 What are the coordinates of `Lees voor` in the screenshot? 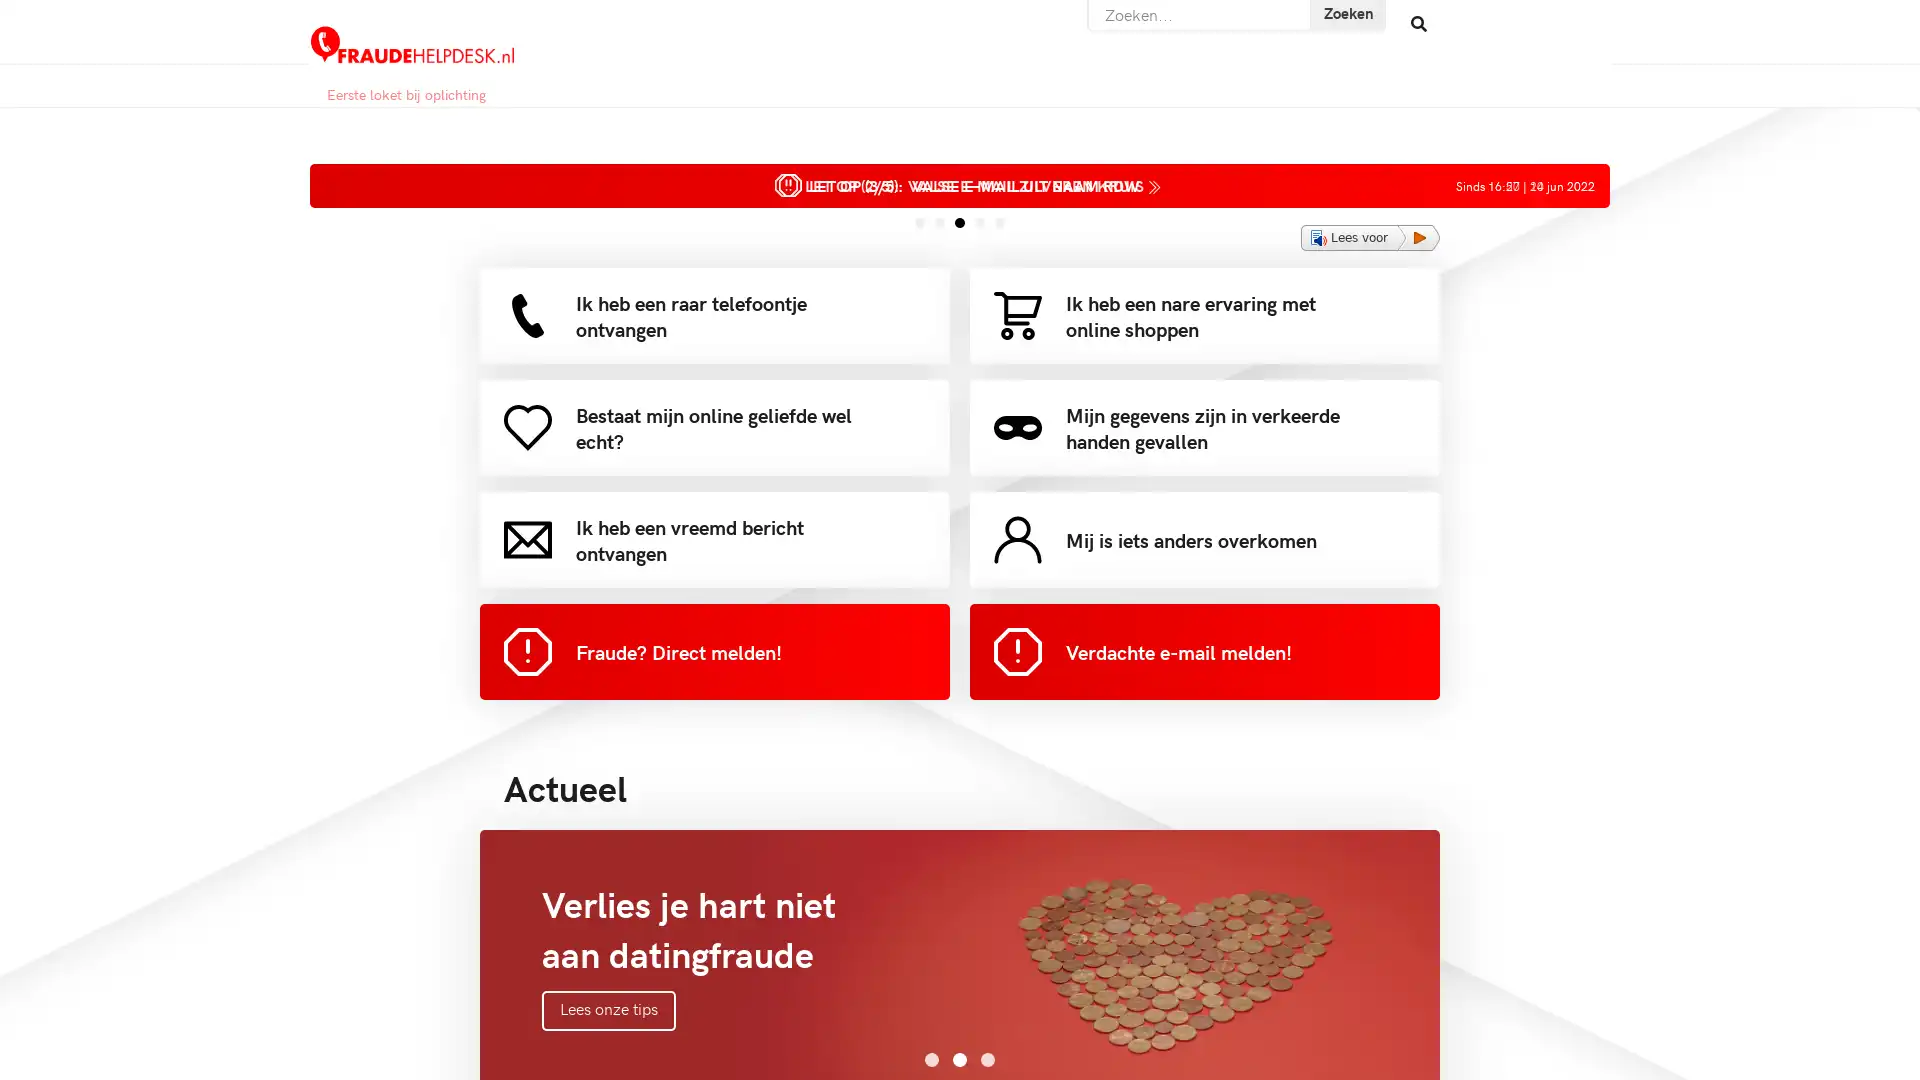 It's located at (1369, 237).